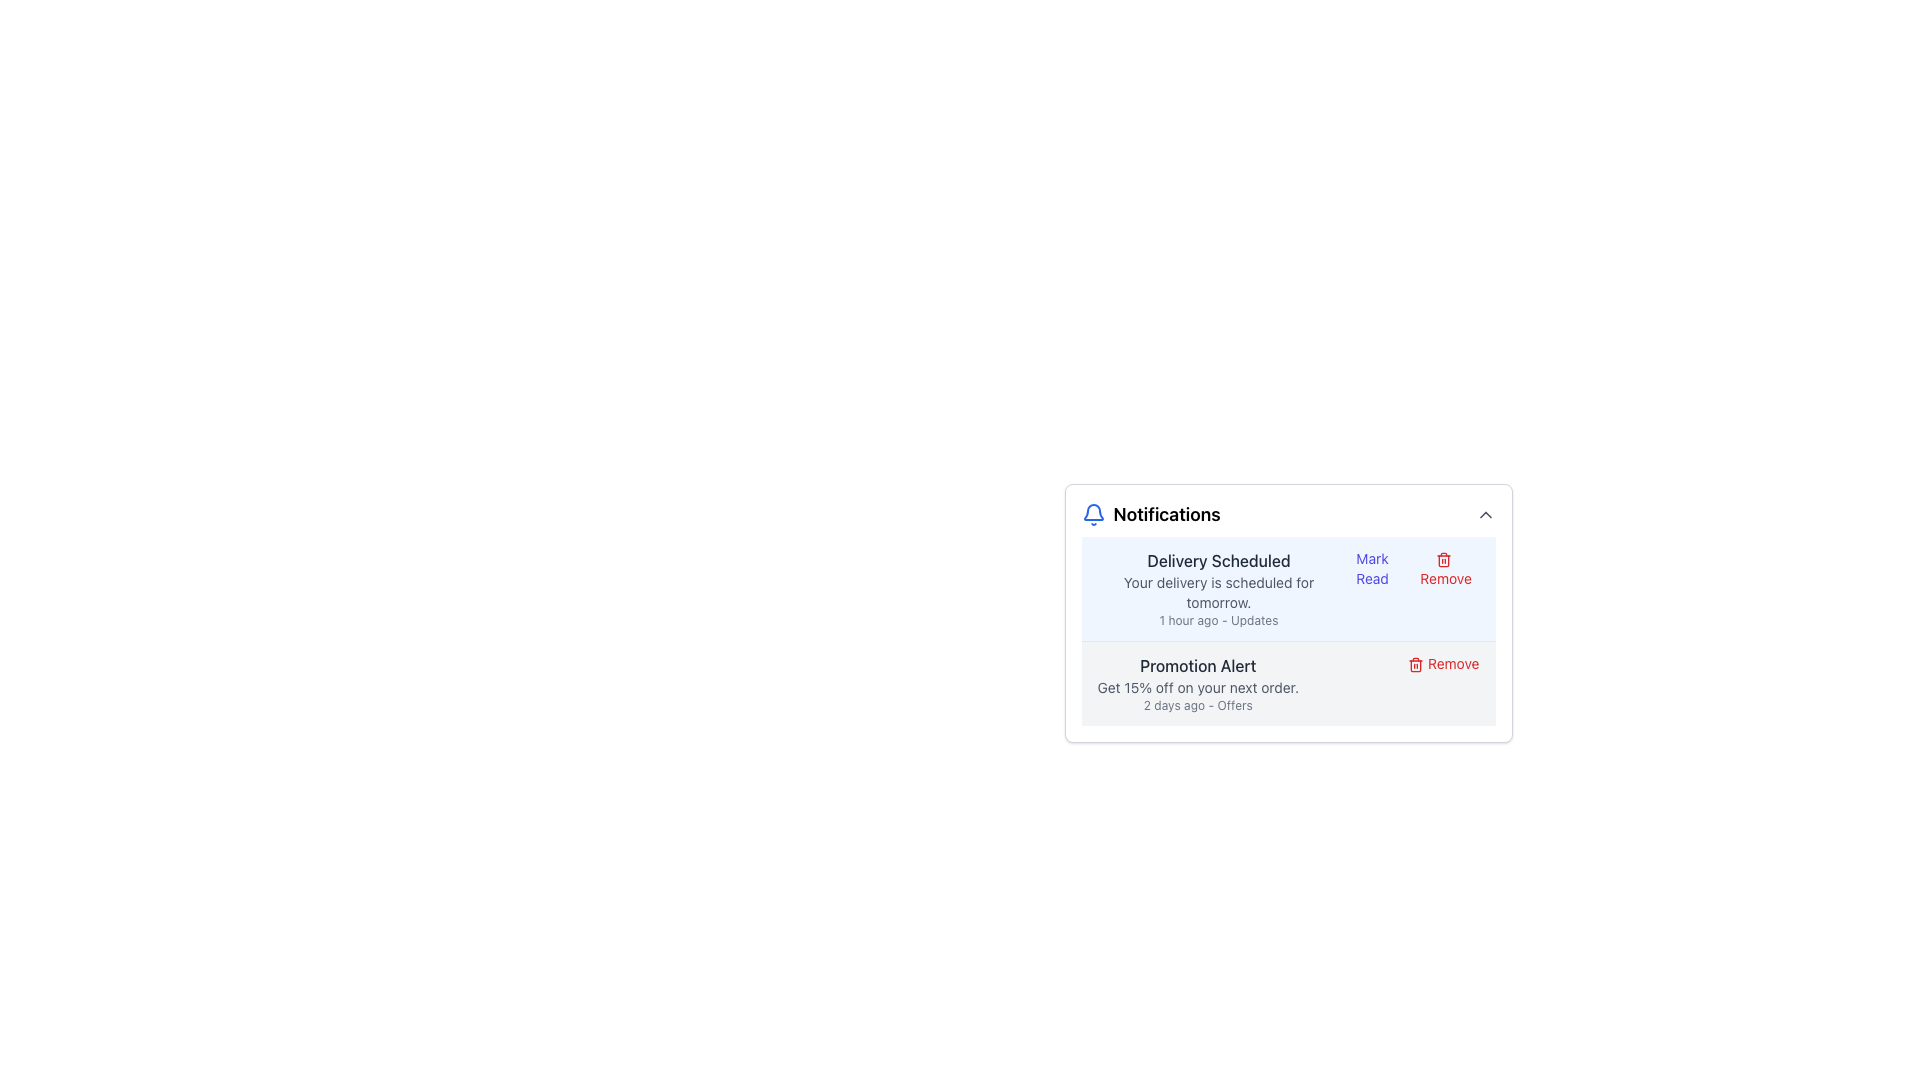 This screenshot has width=1920, height=1080. Describe the element at coordinates (1092, 511) in the screenshot. I see `the decorative bell graphical element that signifies the notifications panel, located at the top-left corner of the notifications panel, directly to the left of the 'Notifications' title` at that location.